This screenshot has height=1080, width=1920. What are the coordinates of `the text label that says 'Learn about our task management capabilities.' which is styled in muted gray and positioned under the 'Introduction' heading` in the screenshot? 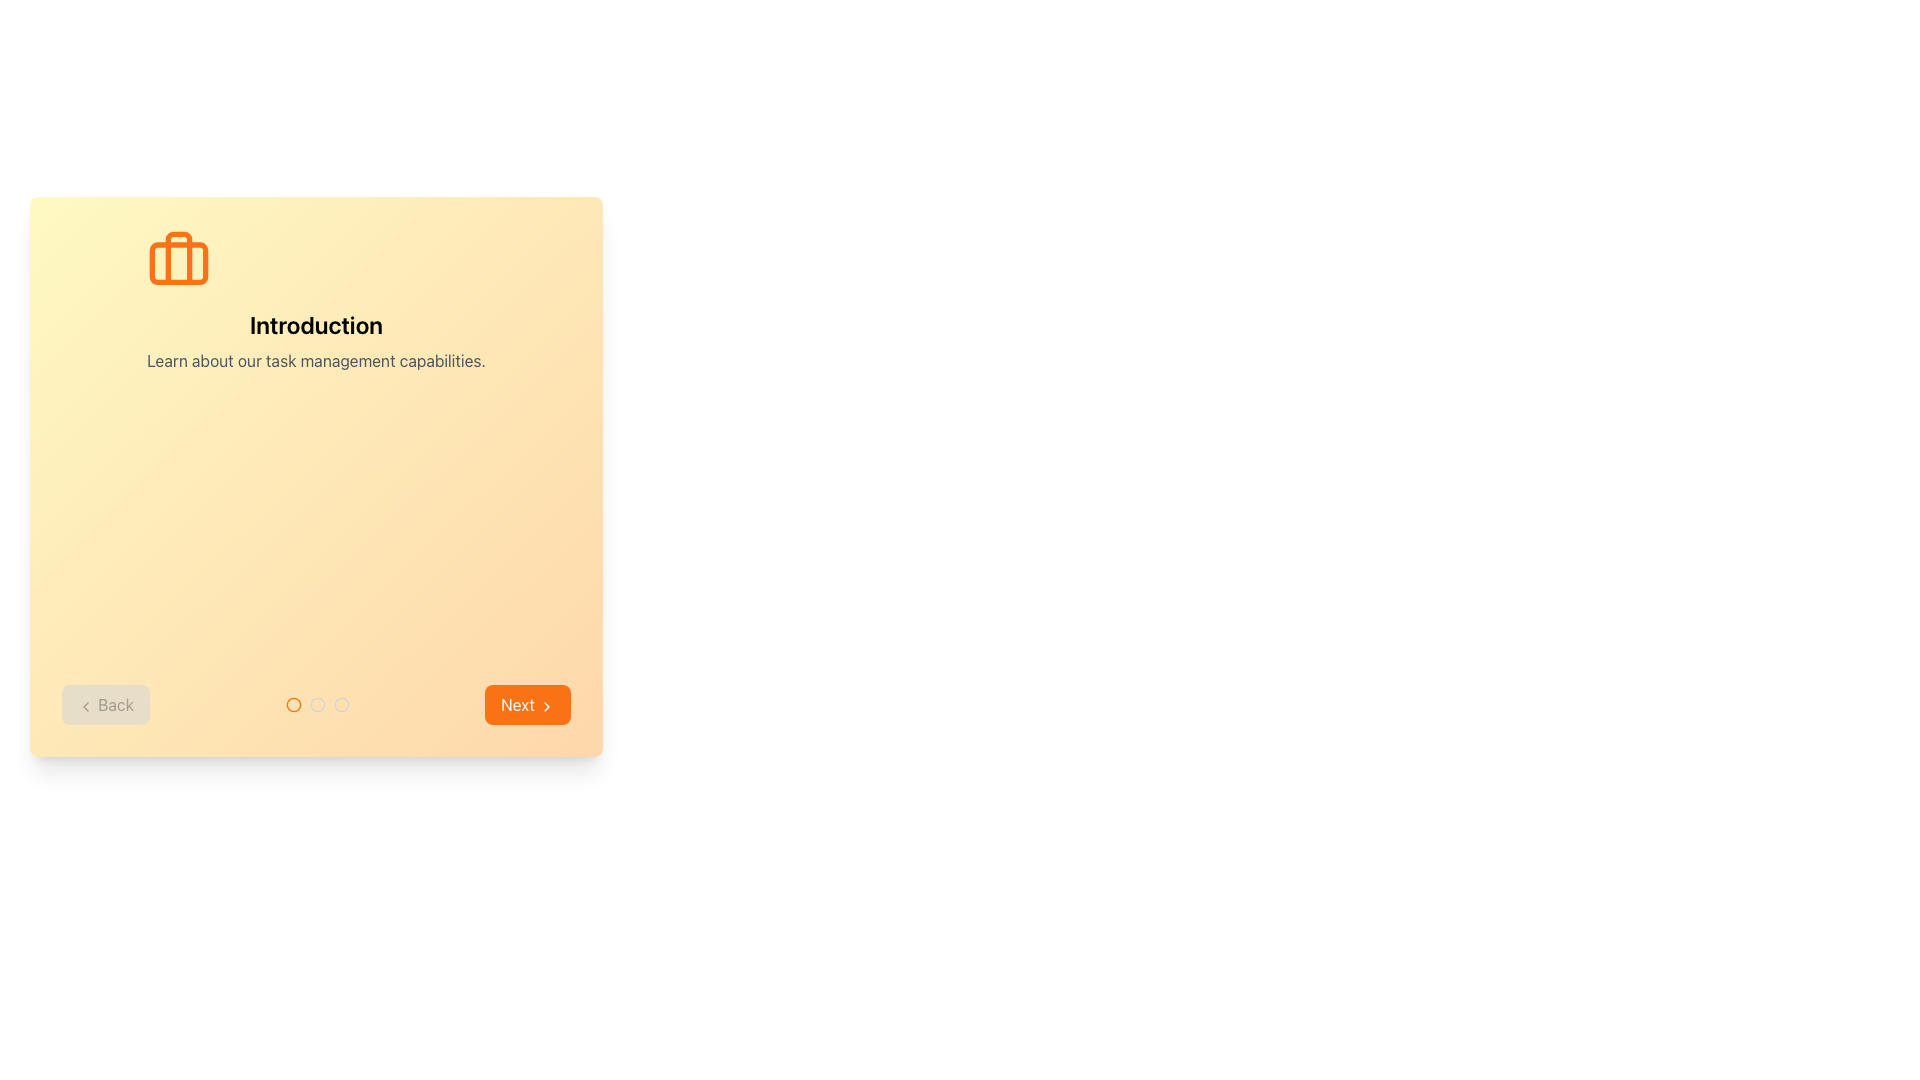 It's located at (315, 361).